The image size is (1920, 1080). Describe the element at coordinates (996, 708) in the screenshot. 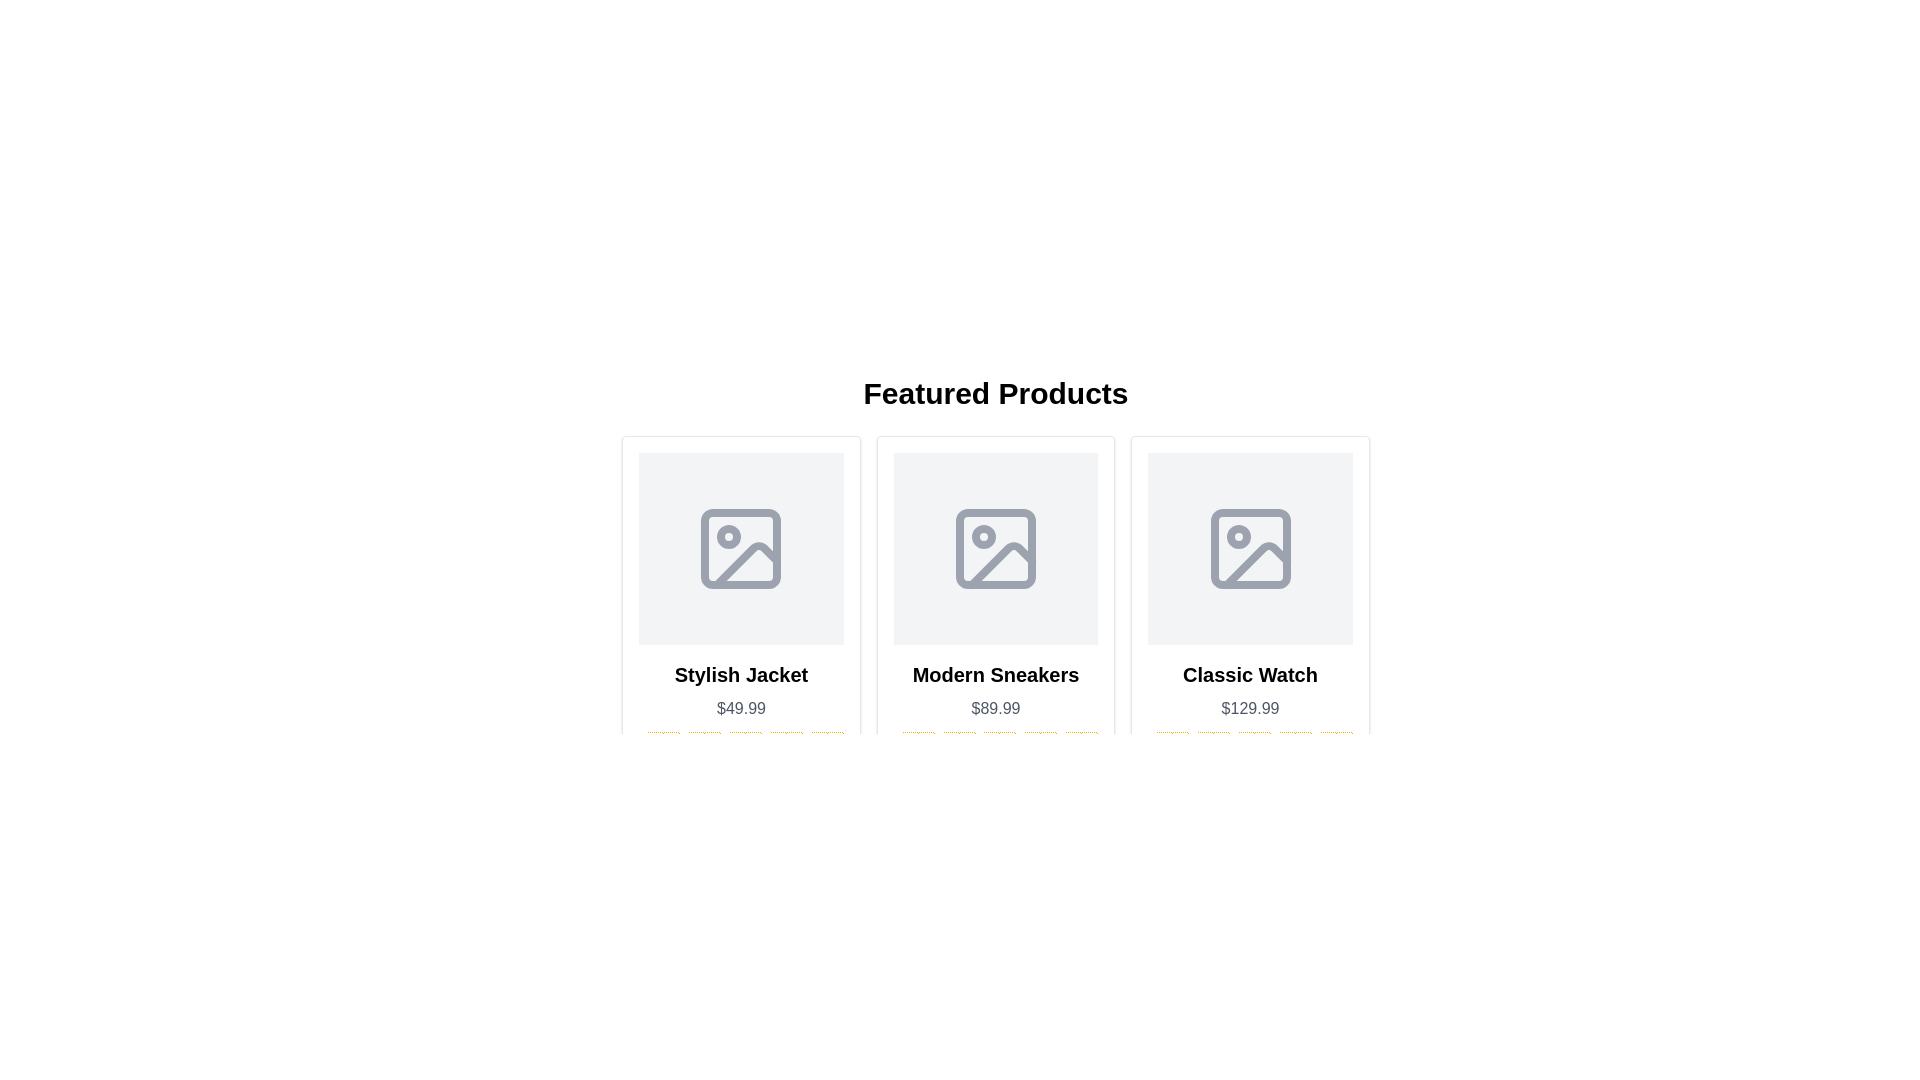

I see `the price text element displaying the cost information for the product 'Modern Sneakers', which is centered below the title and above the rating stars` at that location.